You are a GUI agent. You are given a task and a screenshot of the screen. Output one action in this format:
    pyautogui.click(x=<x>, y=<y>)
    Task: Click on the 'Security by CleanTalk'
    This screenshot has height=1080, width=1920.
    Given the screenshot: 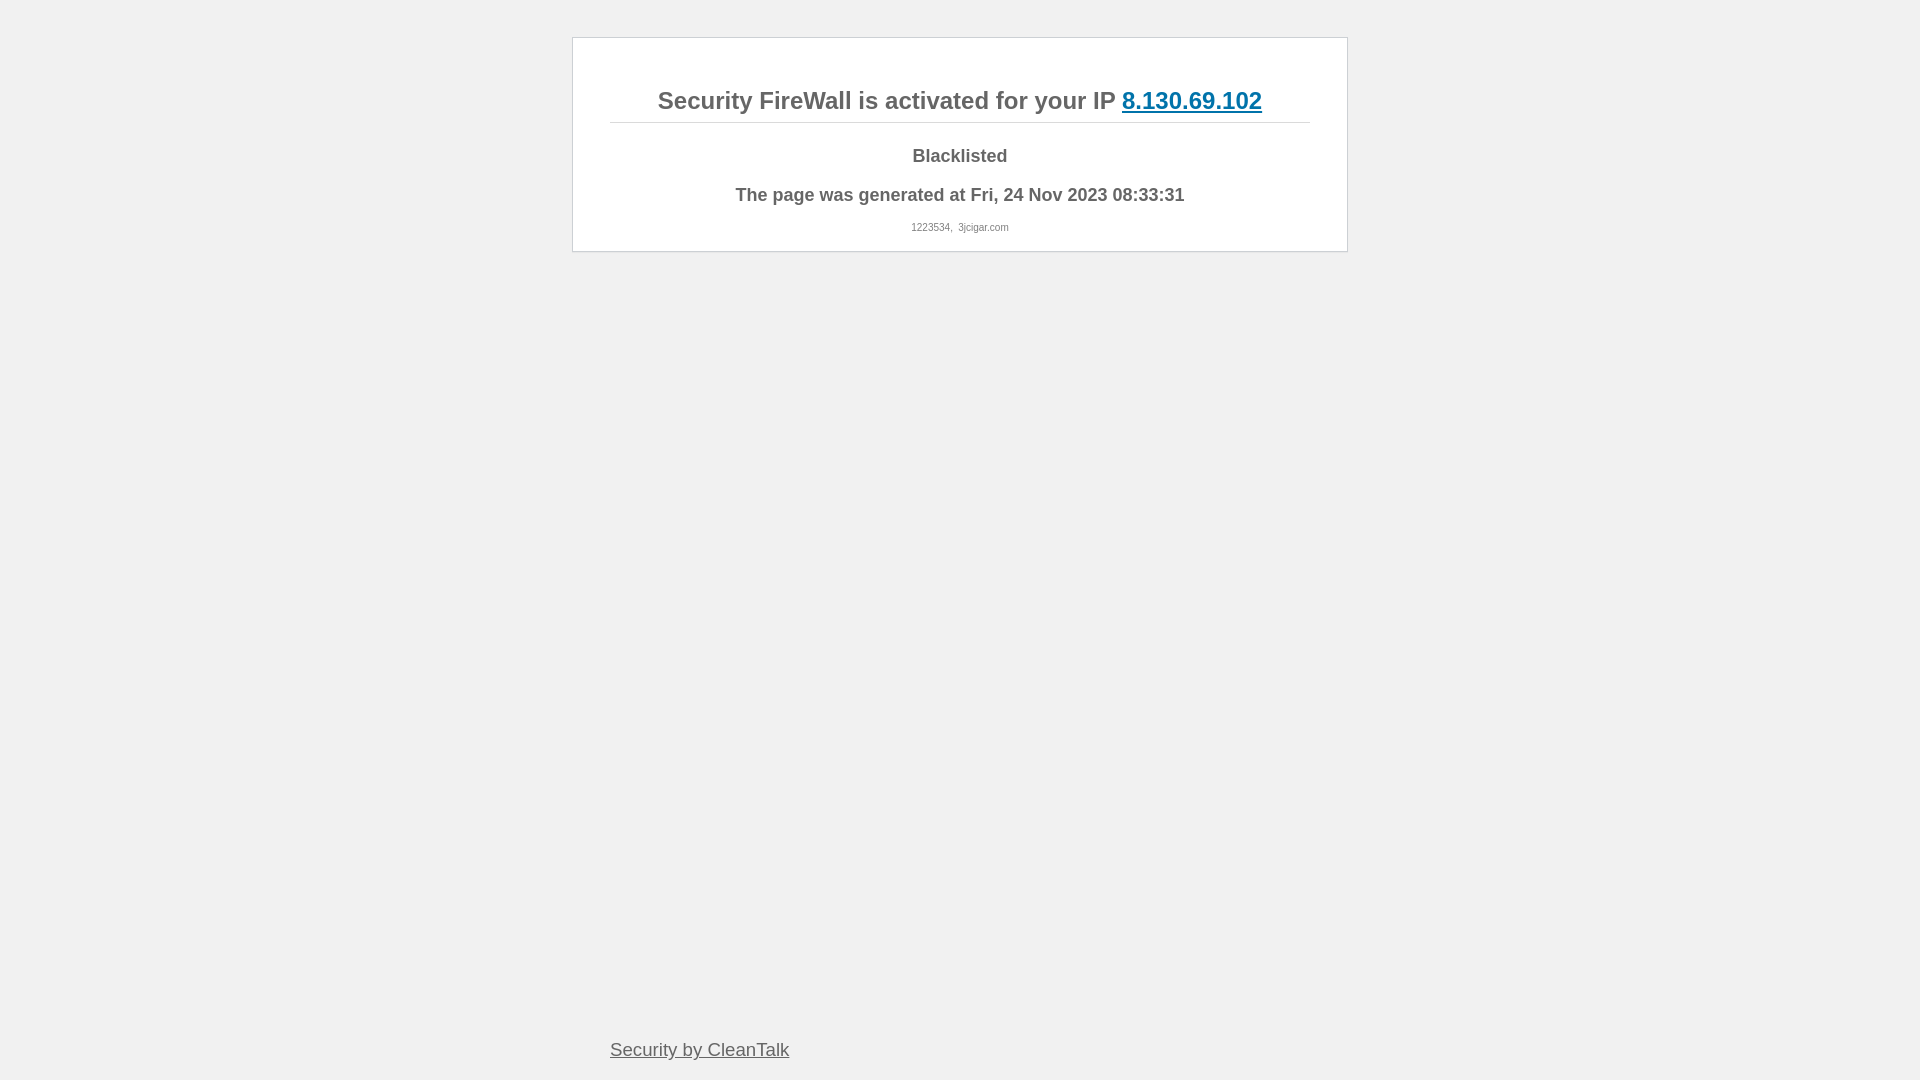 What is the action you would take?
    pyautogui.click(x=699, y=1048)
    